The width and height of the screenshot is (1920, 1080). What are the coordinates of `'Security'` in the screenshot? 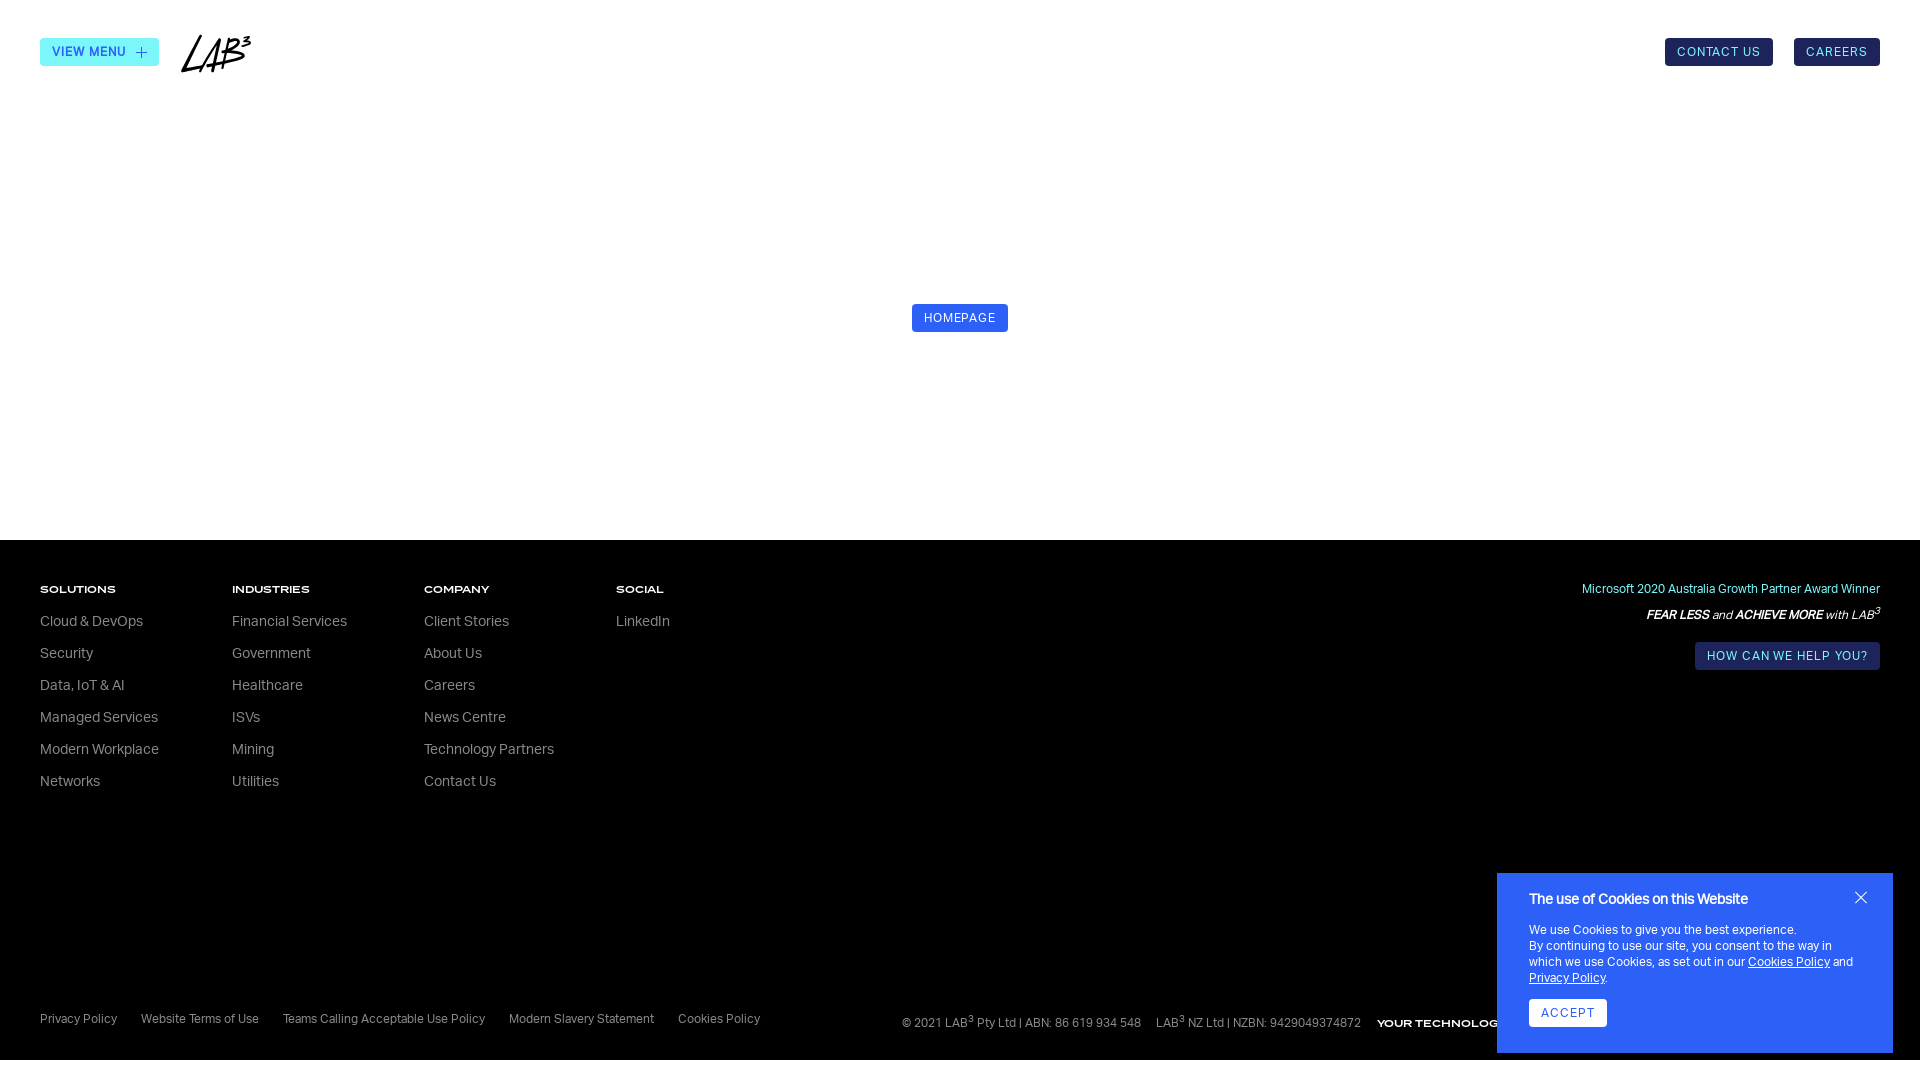 It's located at (66, 654).